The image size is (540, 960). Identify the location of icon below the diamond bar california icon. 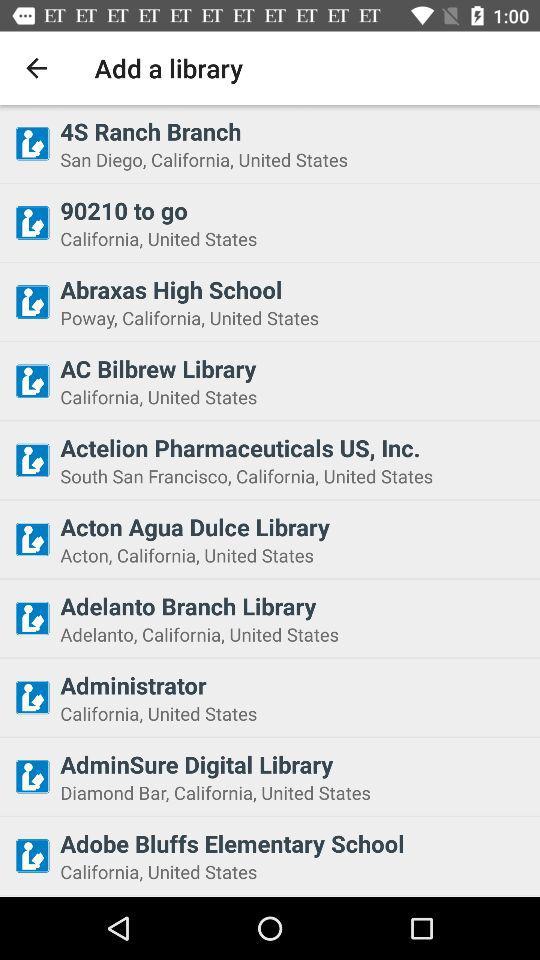
(293, 842).